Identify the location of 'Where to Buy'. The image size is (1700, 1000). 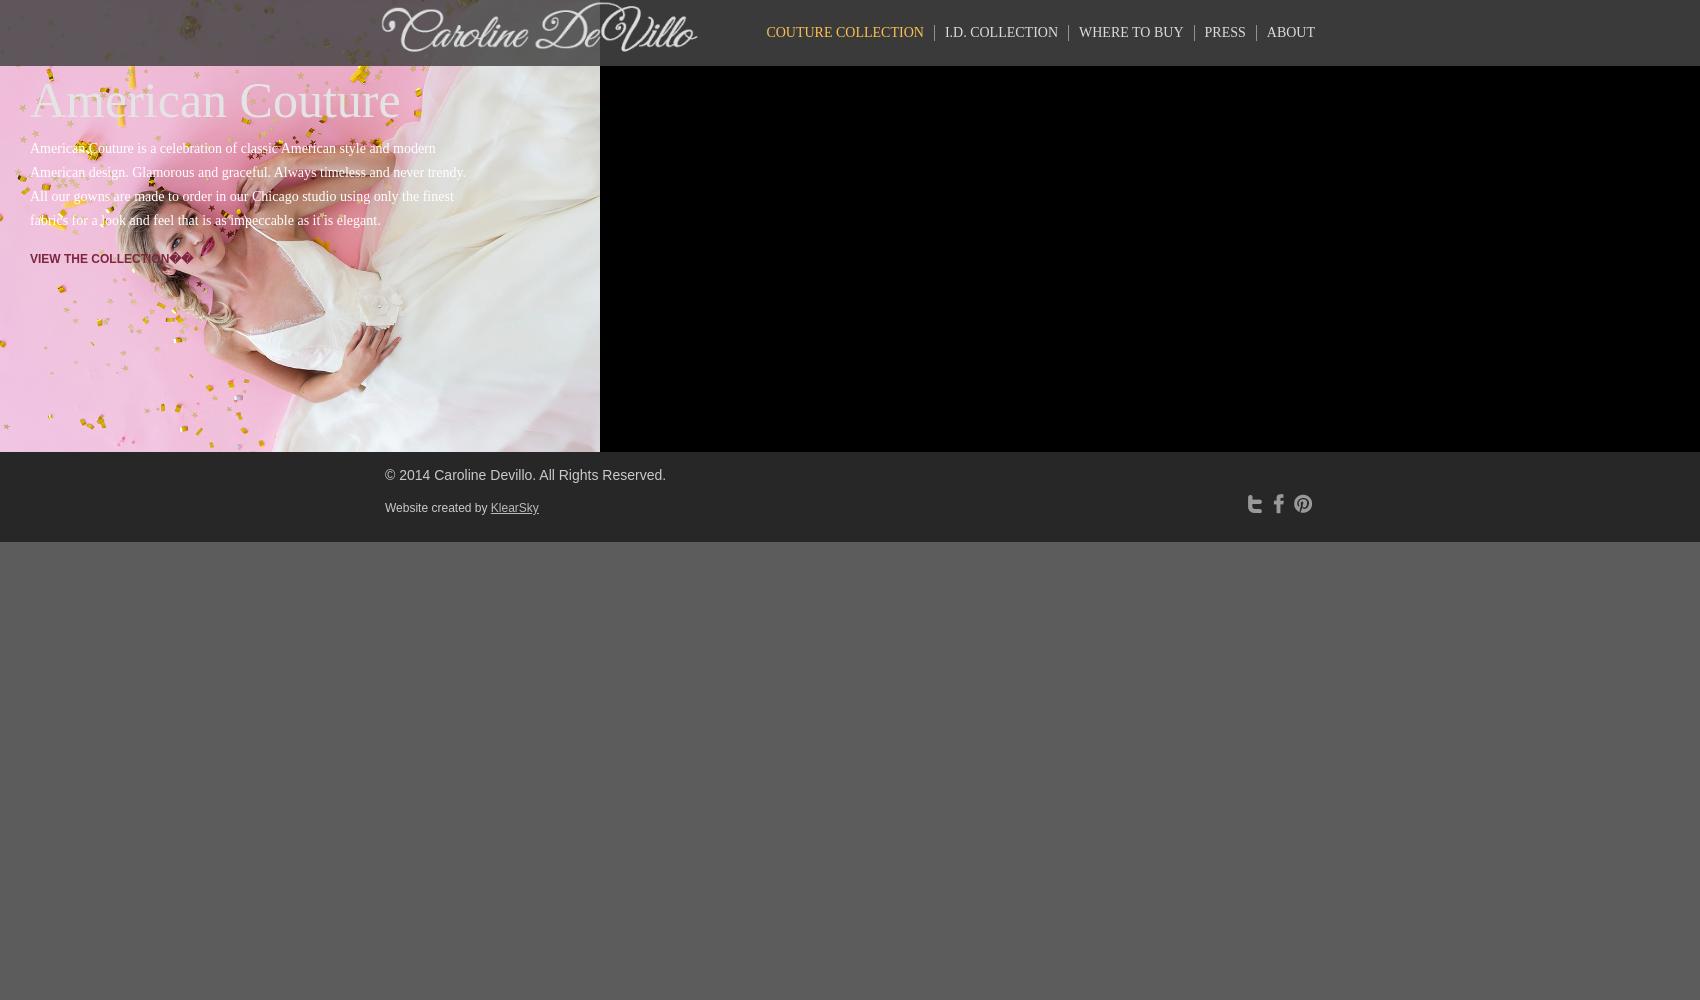
(1078, 32).